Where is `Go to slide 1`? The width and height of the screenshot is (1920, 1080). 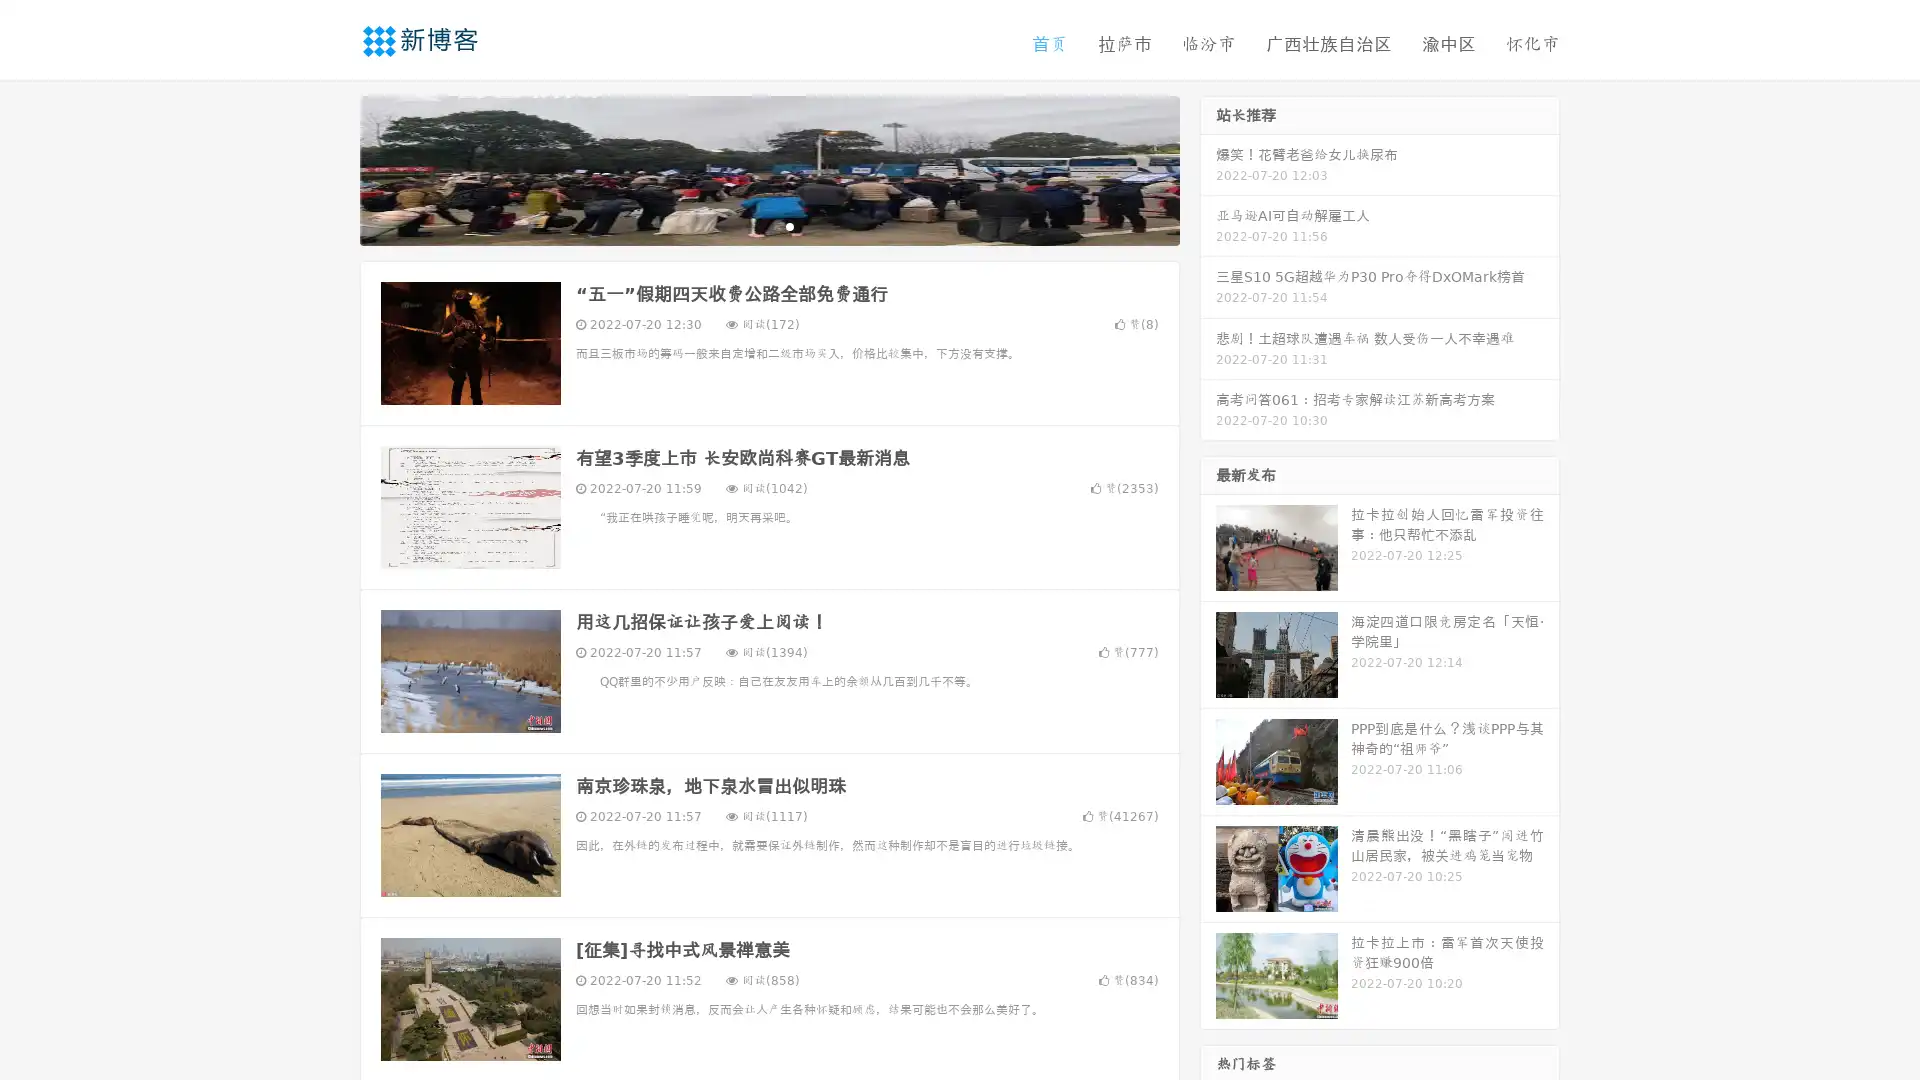 Go to slide 1 is located at coordinates (748, 225).